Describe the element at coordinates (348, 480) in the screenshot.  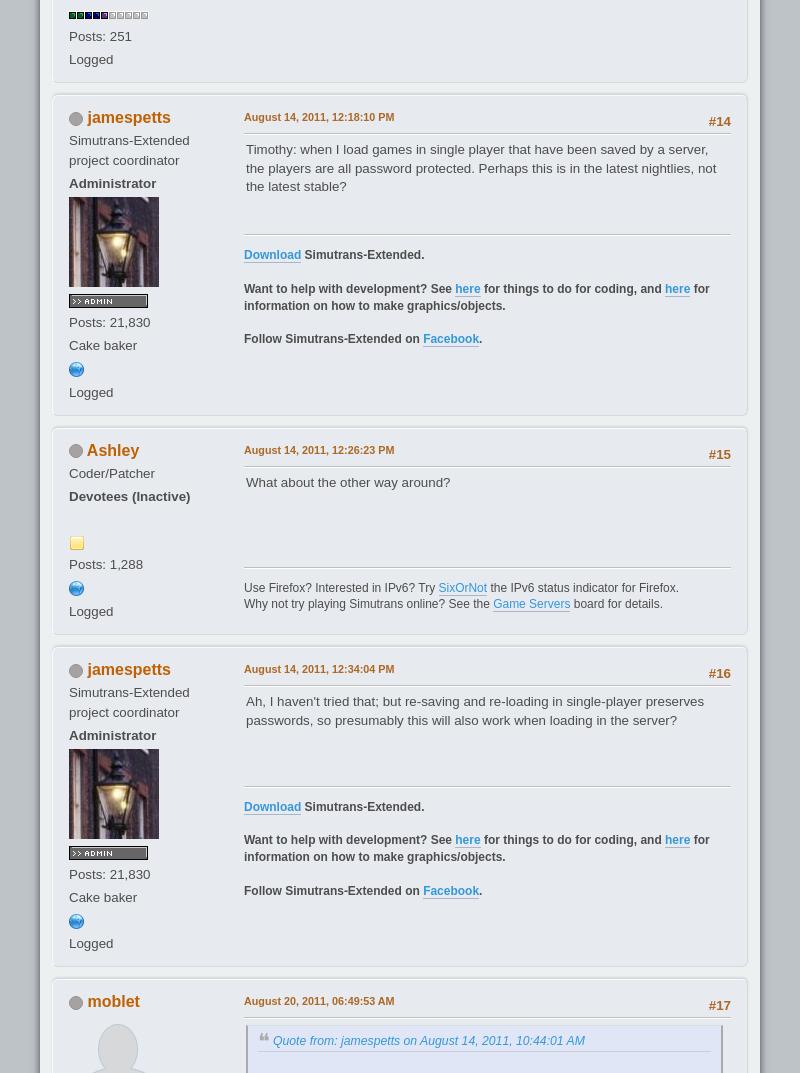
I see `'What about the other way around?'` at that location.